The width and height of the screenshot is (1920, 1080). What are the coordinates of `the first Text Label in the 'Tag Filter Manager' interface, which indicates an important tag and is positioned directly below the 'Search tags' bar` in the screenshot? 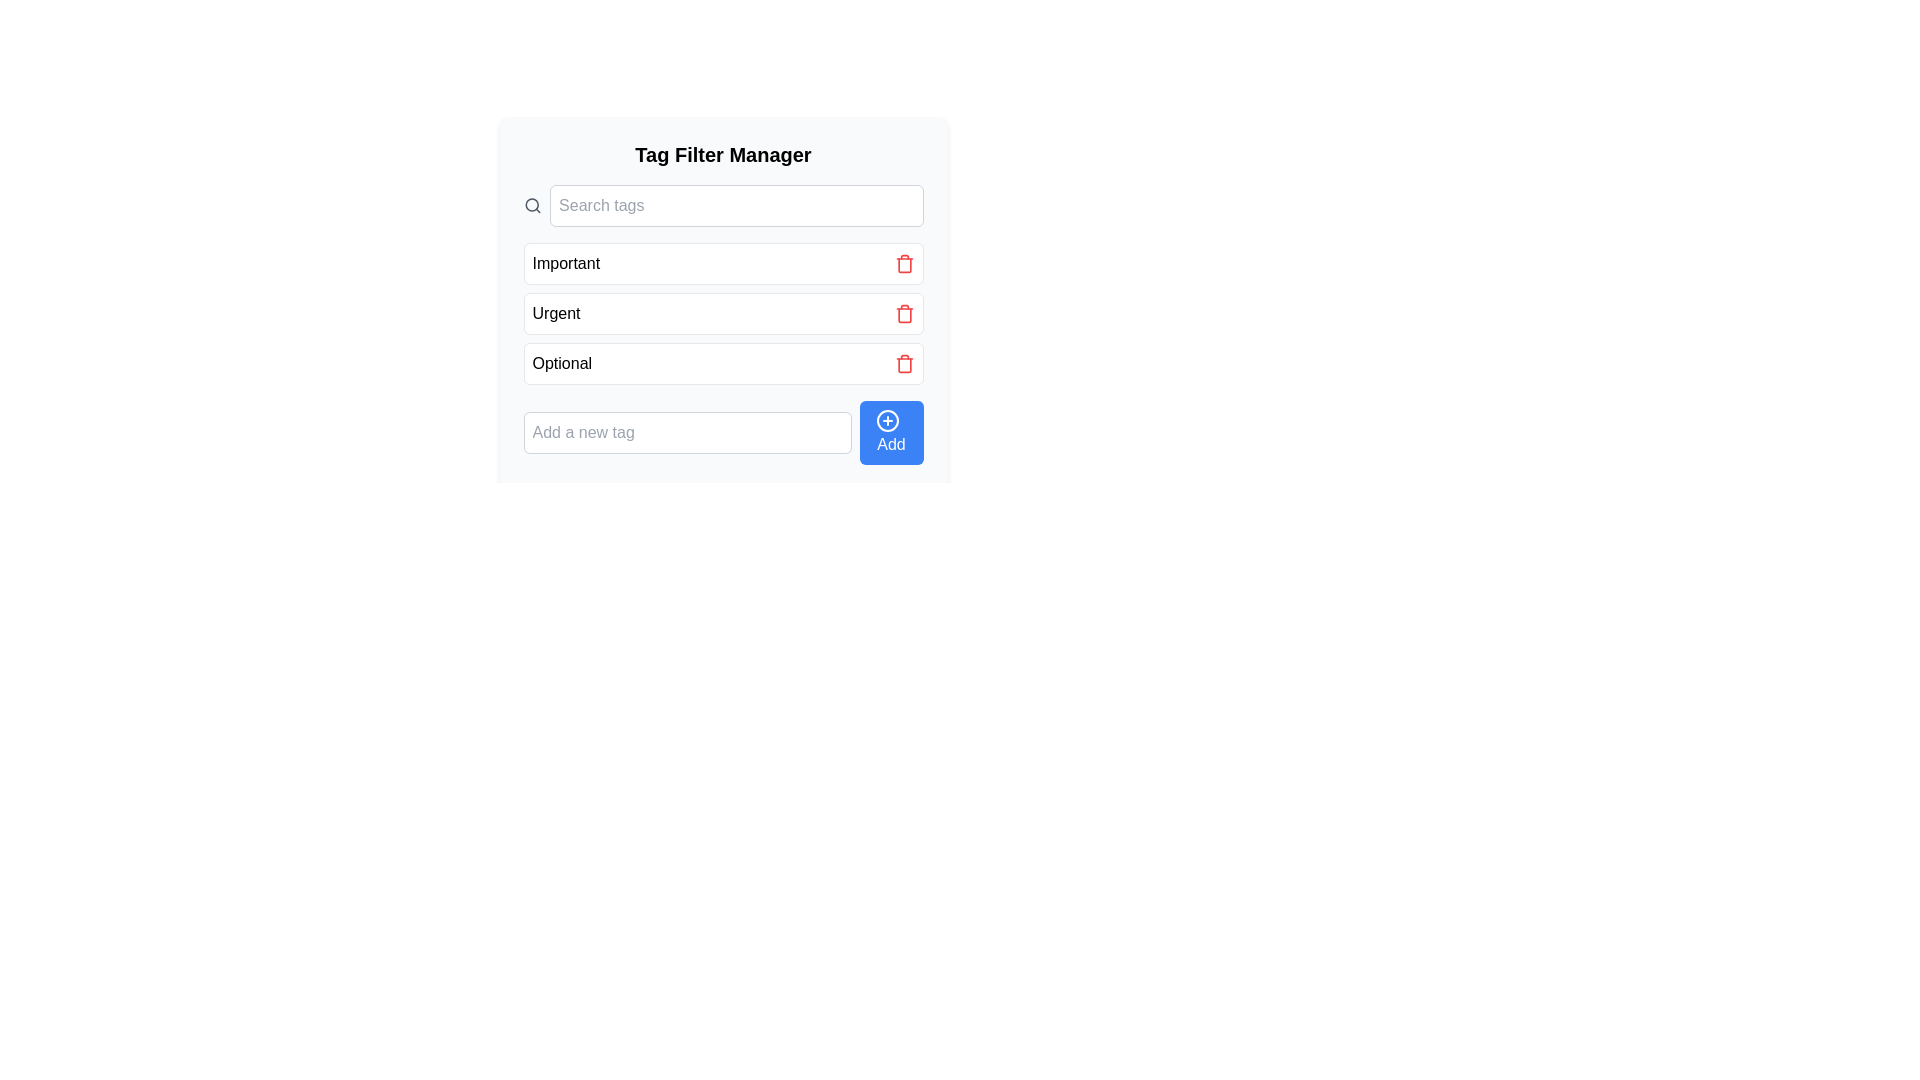 It's located at (565, 262).